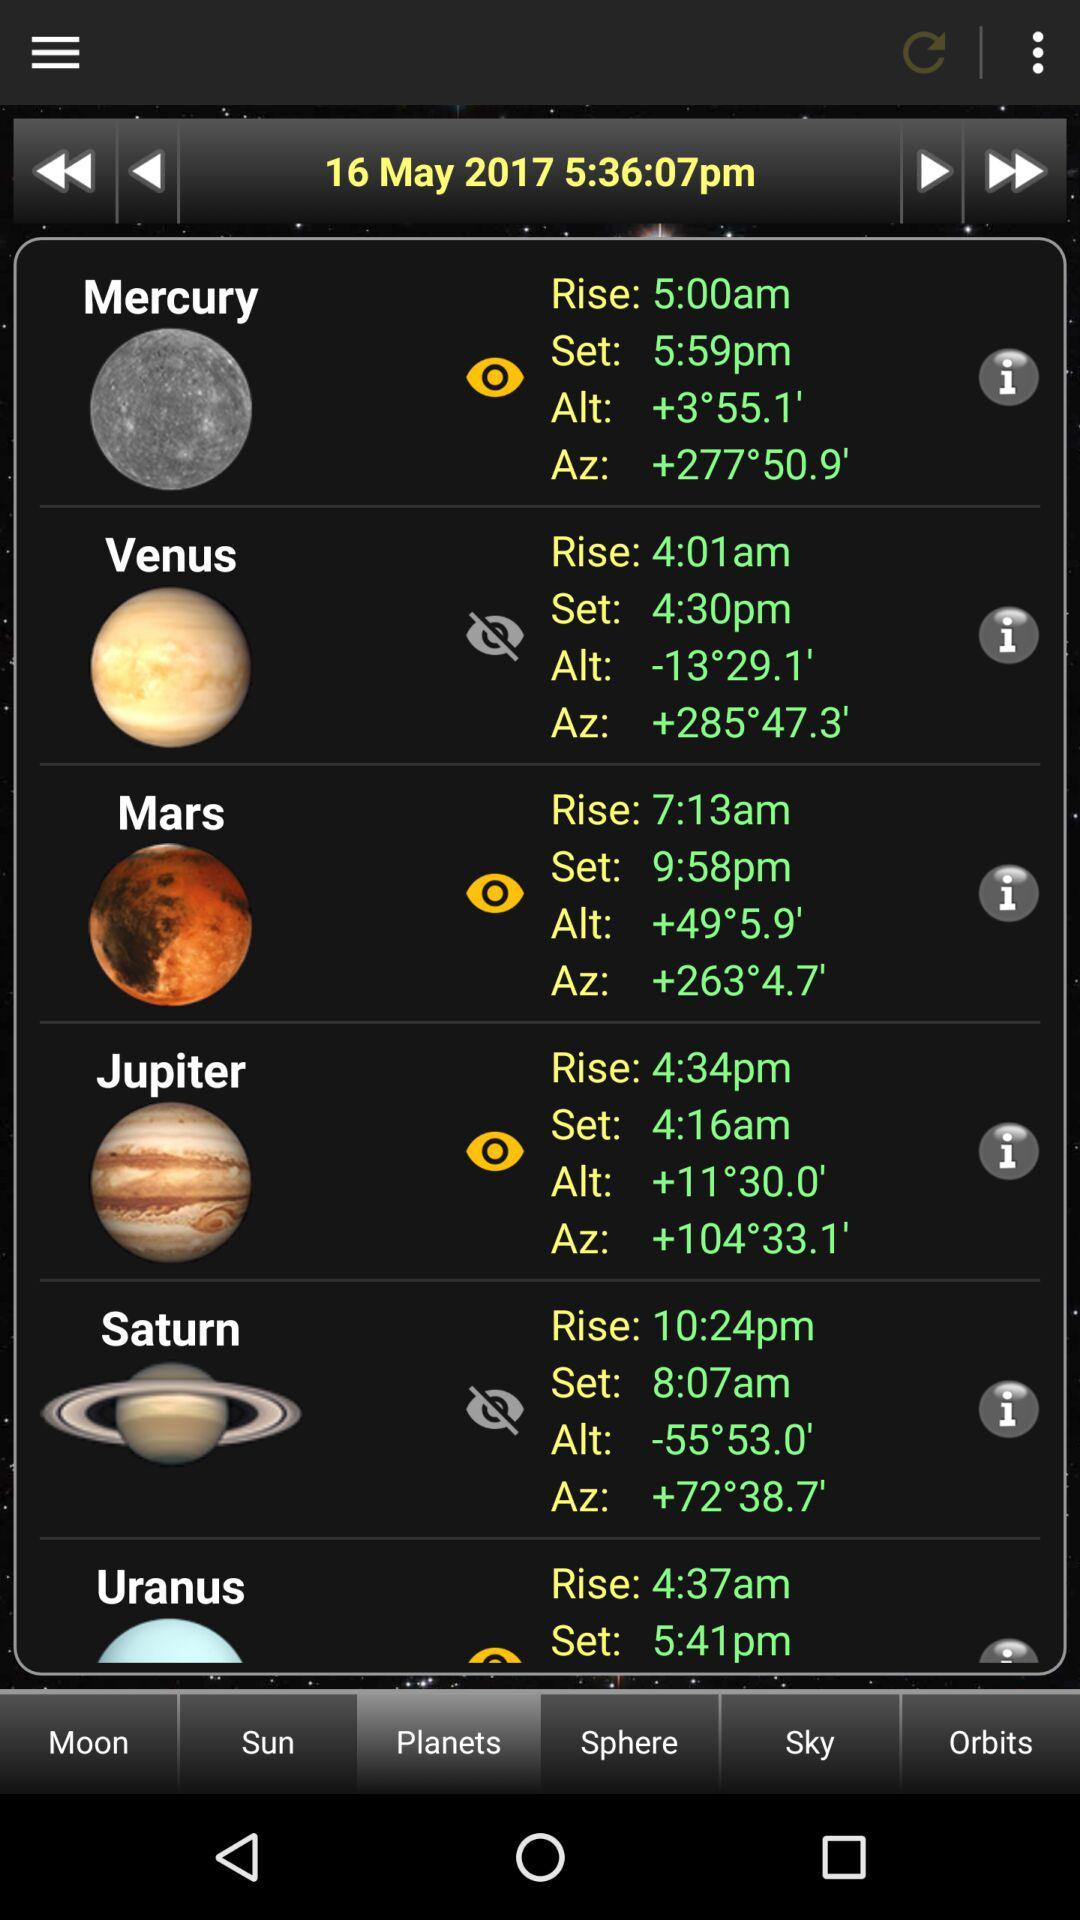 The height and width of the screenshot is (1920, 1080). What do you see at coordinates (932, 171) in the screenshot?
I see `go next` at bounding box center [932, 171].